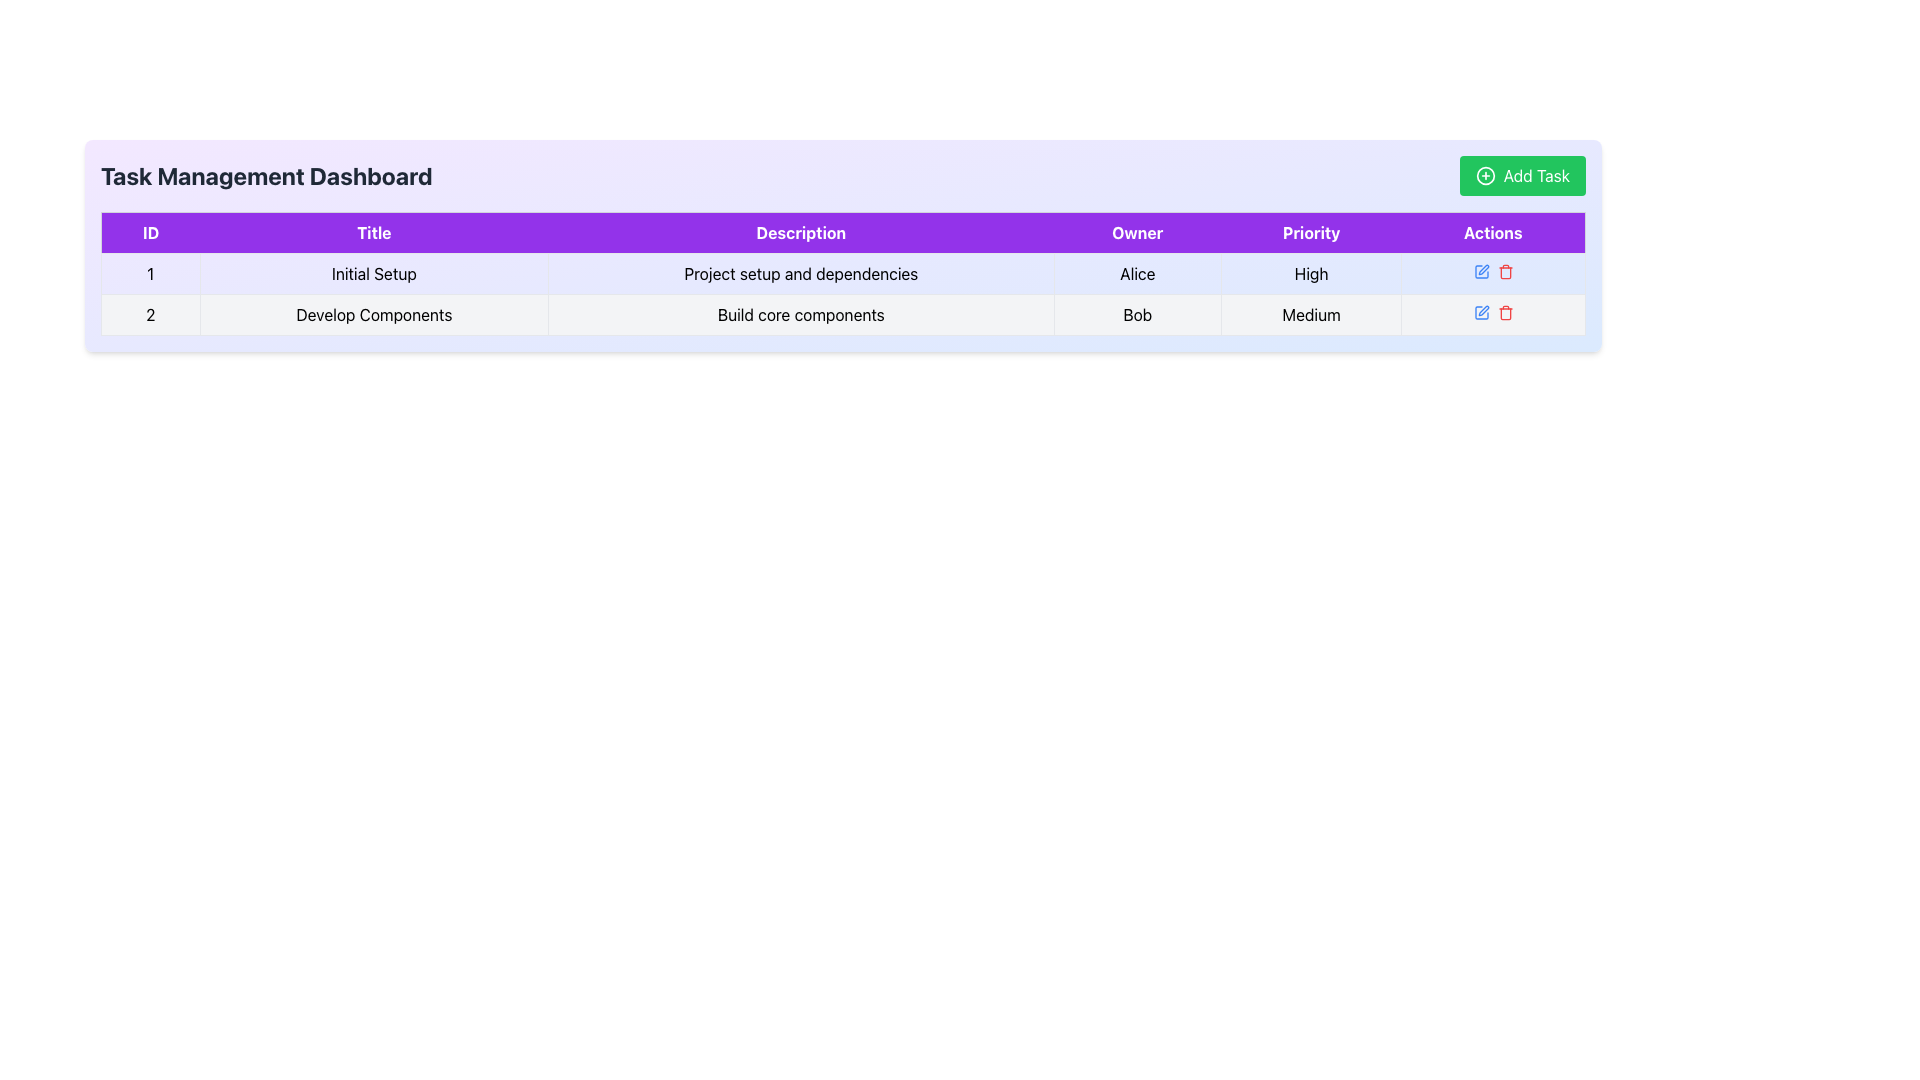 The image size is (1920, 1080). I want to click on text content from the Text cell in the fourth column of the first row of the table, which represents the owner 'Alice' associated with the task 'Initial Setup', so click(1137, 273).